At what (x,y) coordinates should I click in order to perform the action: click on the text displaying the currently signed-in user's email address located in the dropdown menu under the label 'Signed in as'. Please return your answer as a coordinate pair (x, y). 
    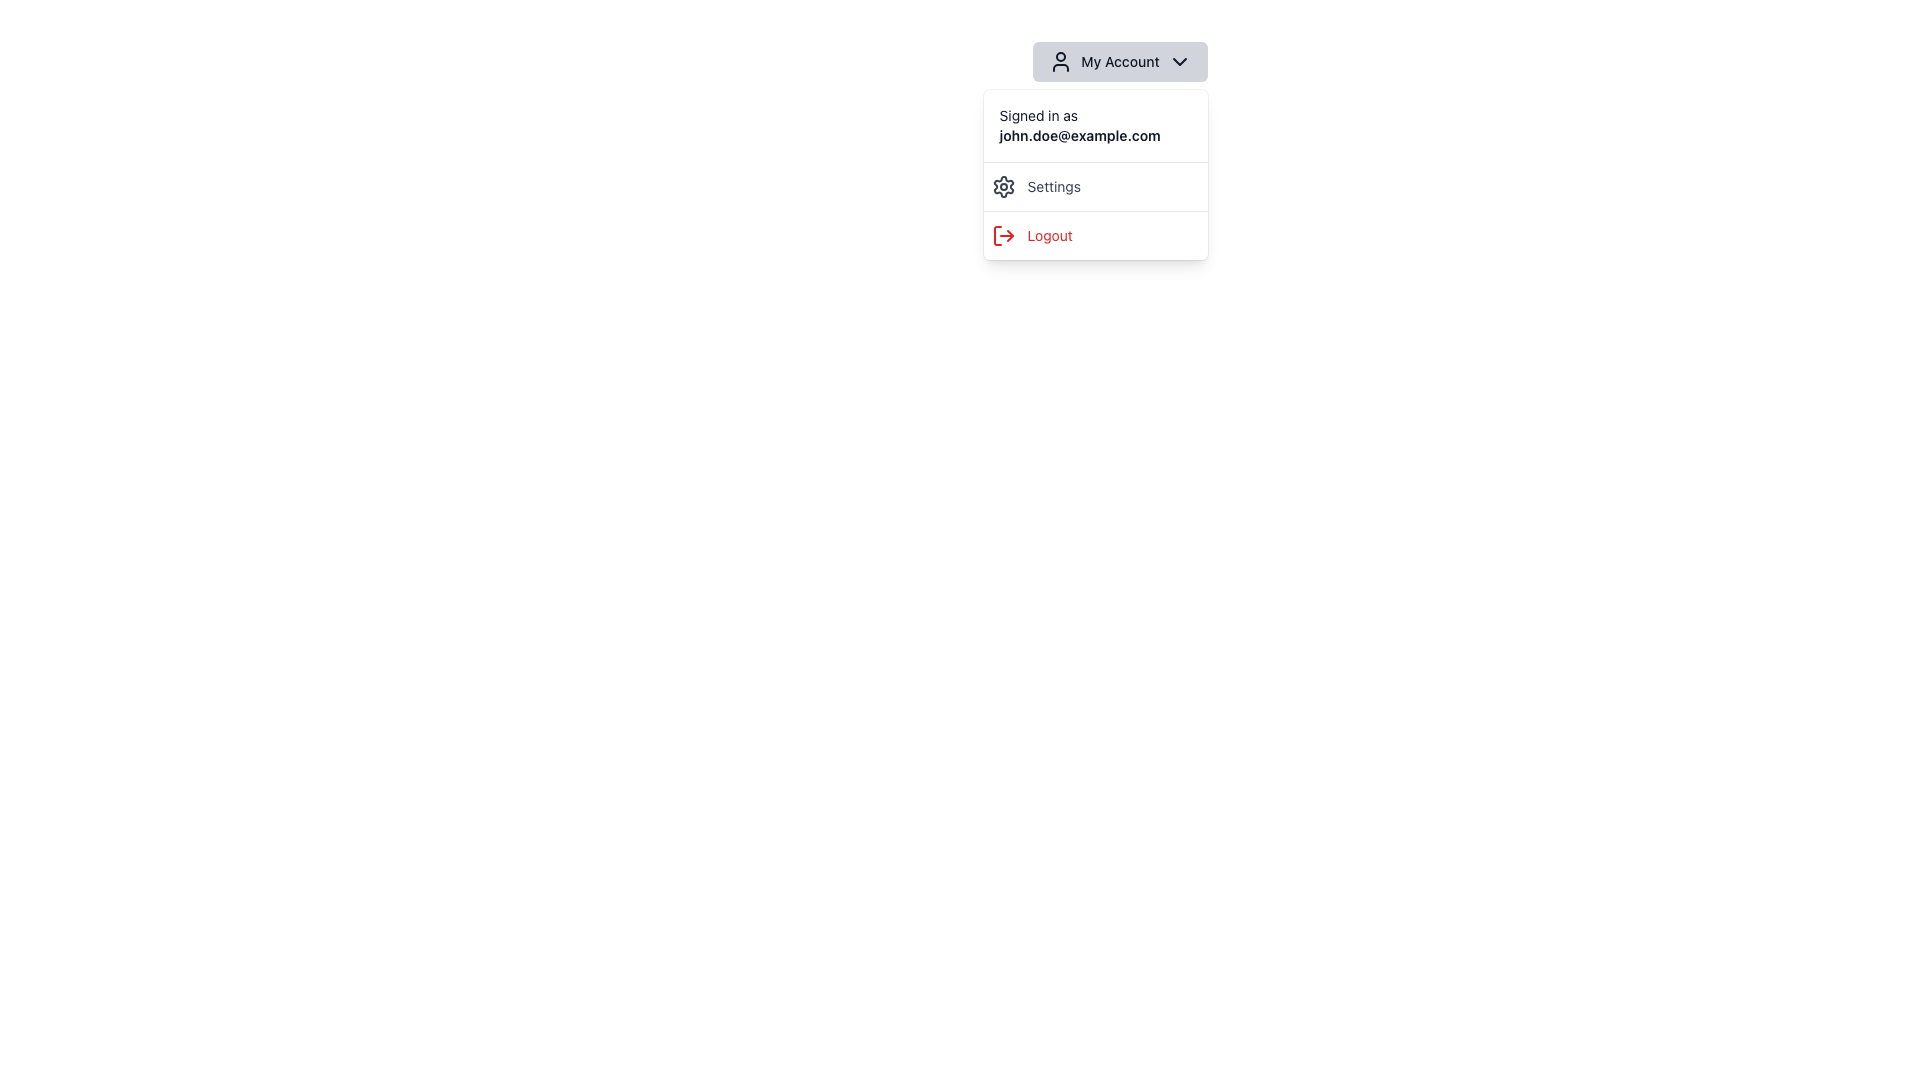
    Looking at the image, I should click on (1094, 135).